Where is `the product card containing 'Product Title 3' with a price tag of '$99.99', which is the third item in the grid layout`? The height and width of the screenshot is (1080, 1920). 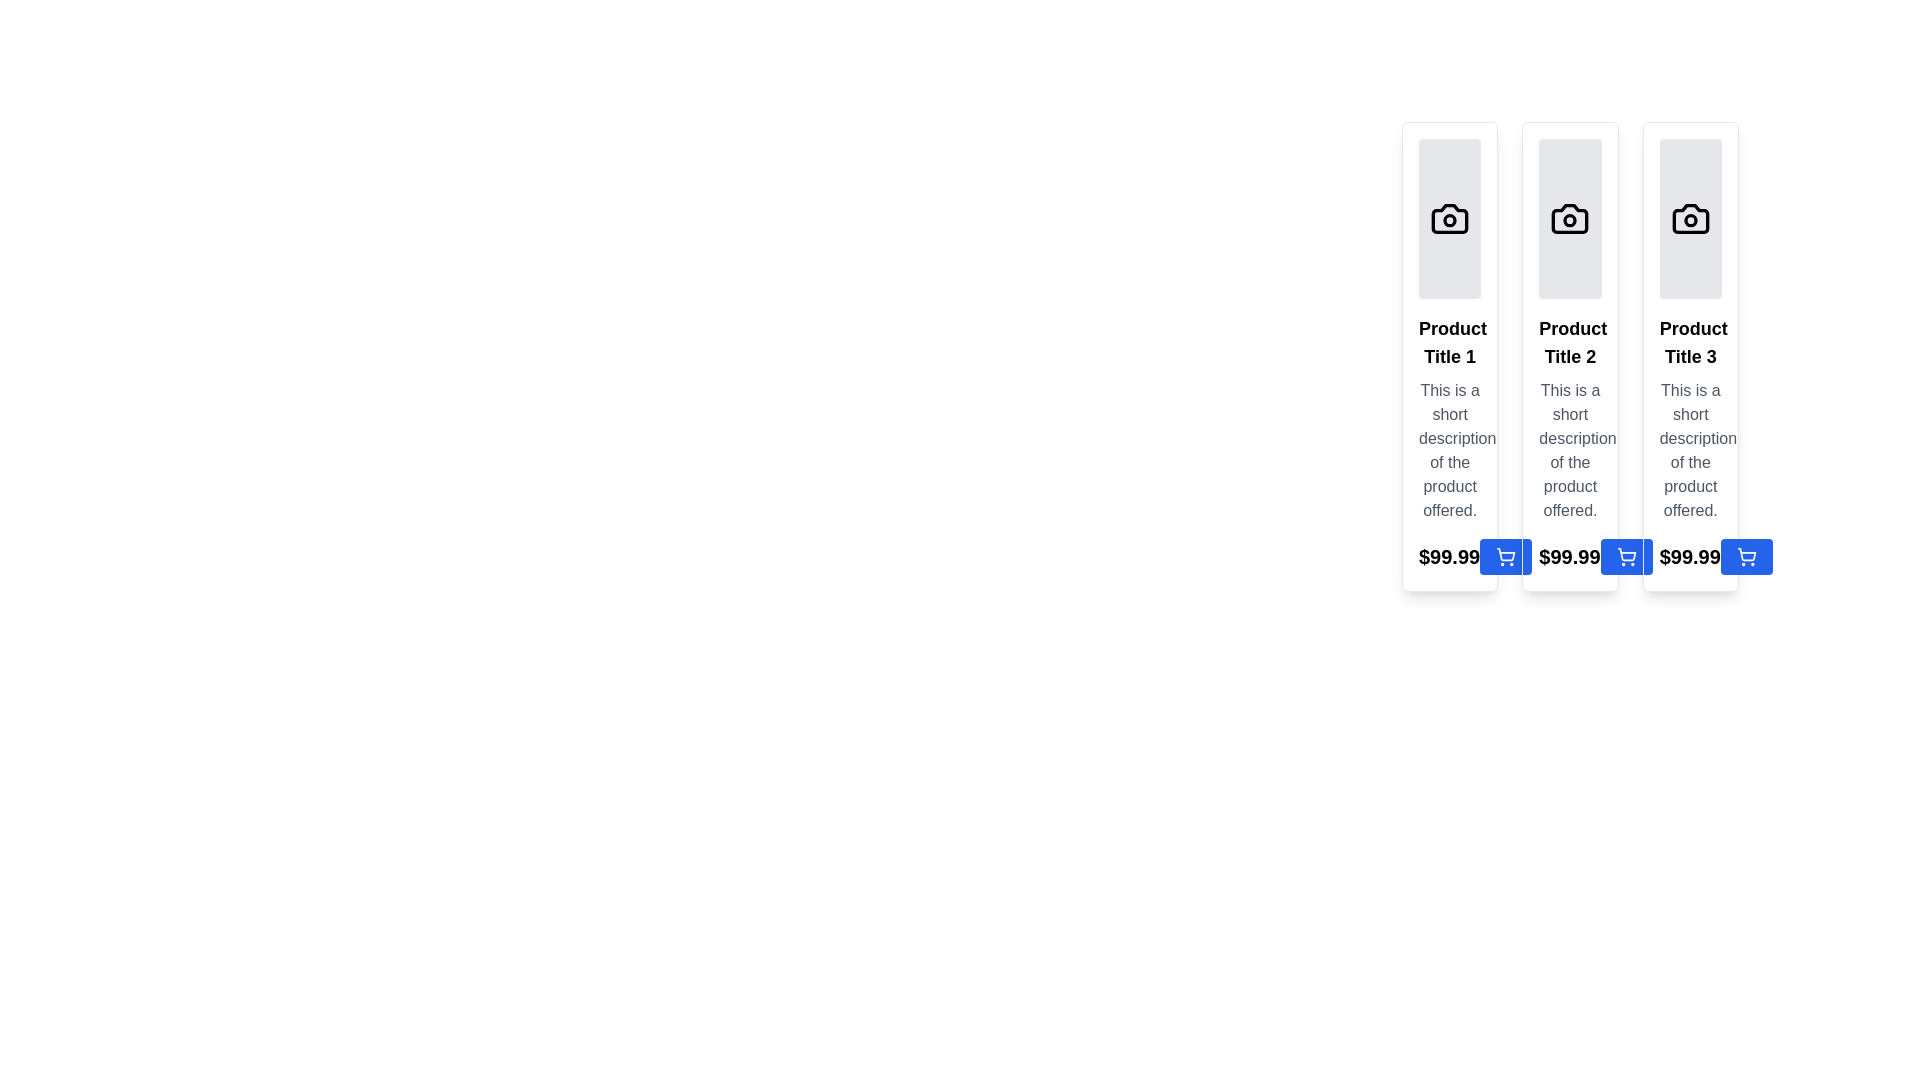
the product card containing 'Product Title 3' with a price tag of '$99.99', which is the third item in the grid layout is located at coordinates (1689, 356).